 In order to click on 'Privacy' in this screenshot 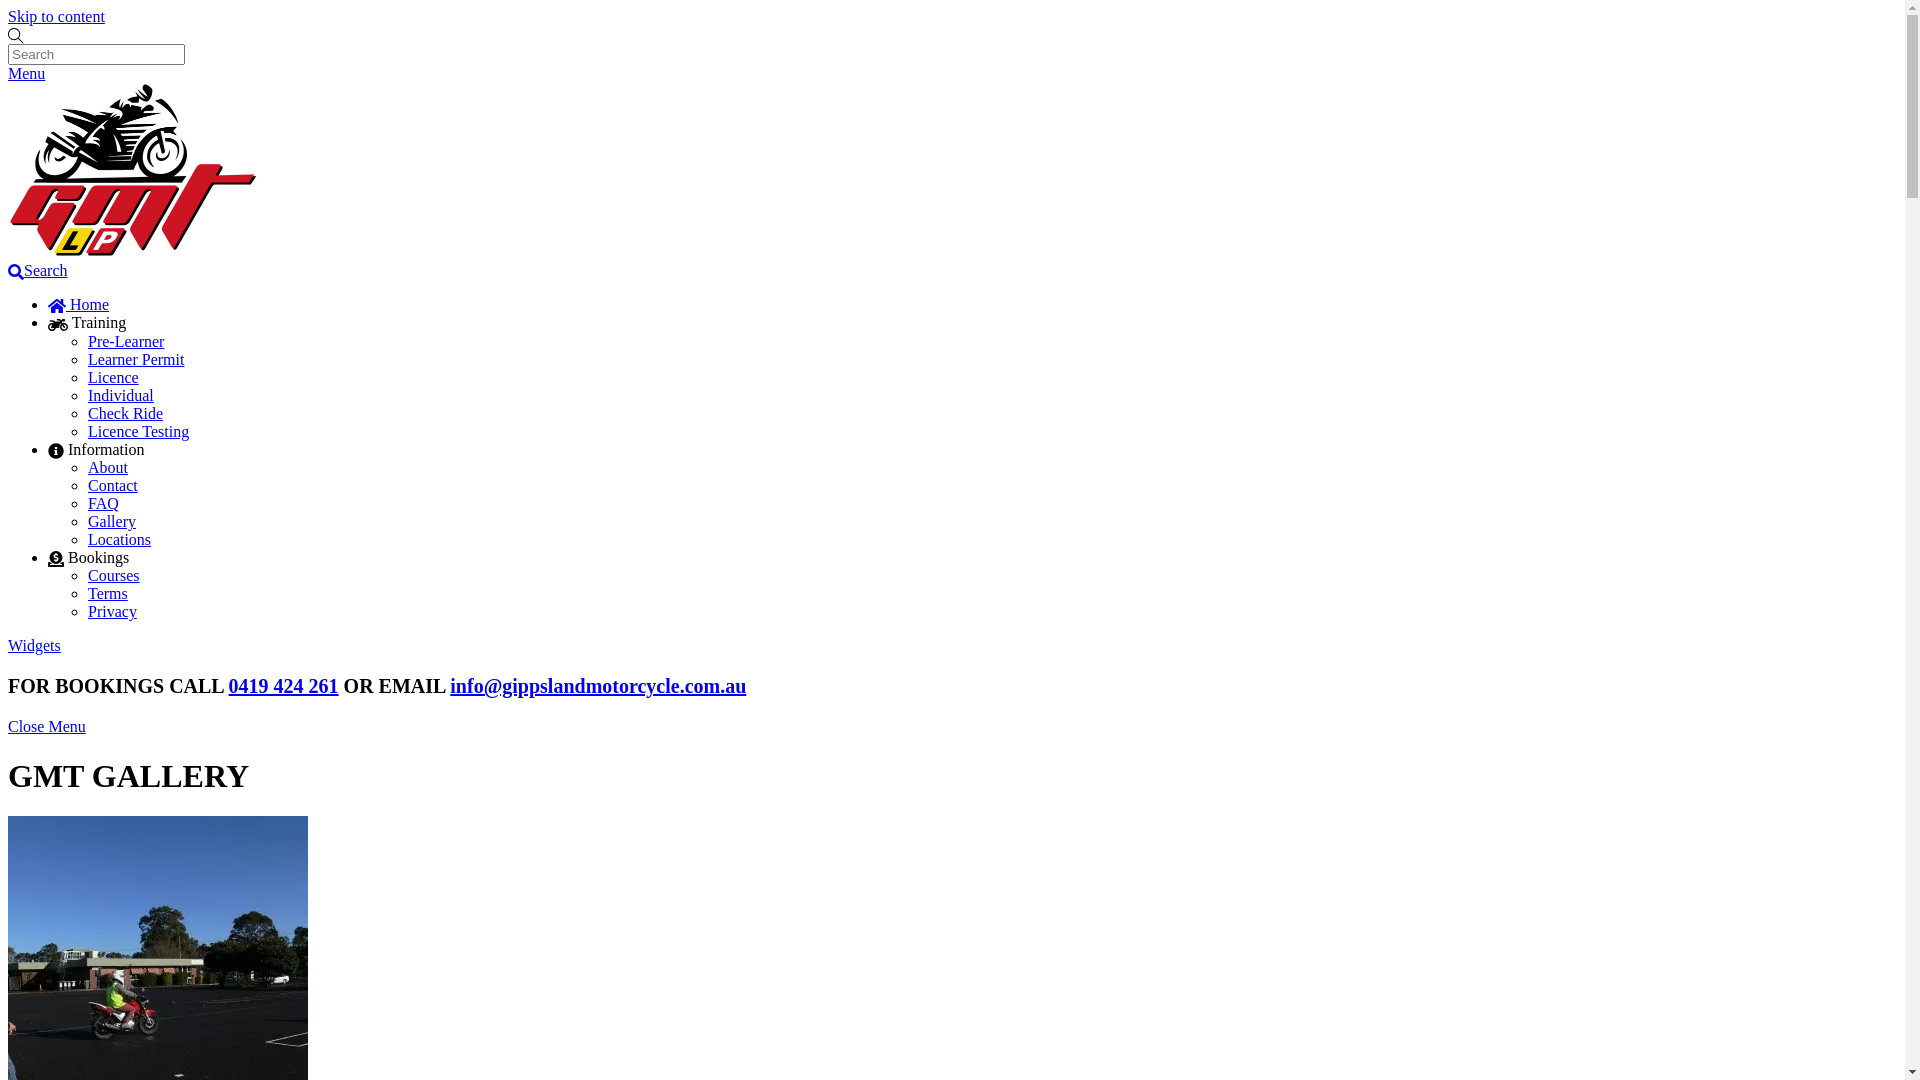, I will do `click(86, 610)`.